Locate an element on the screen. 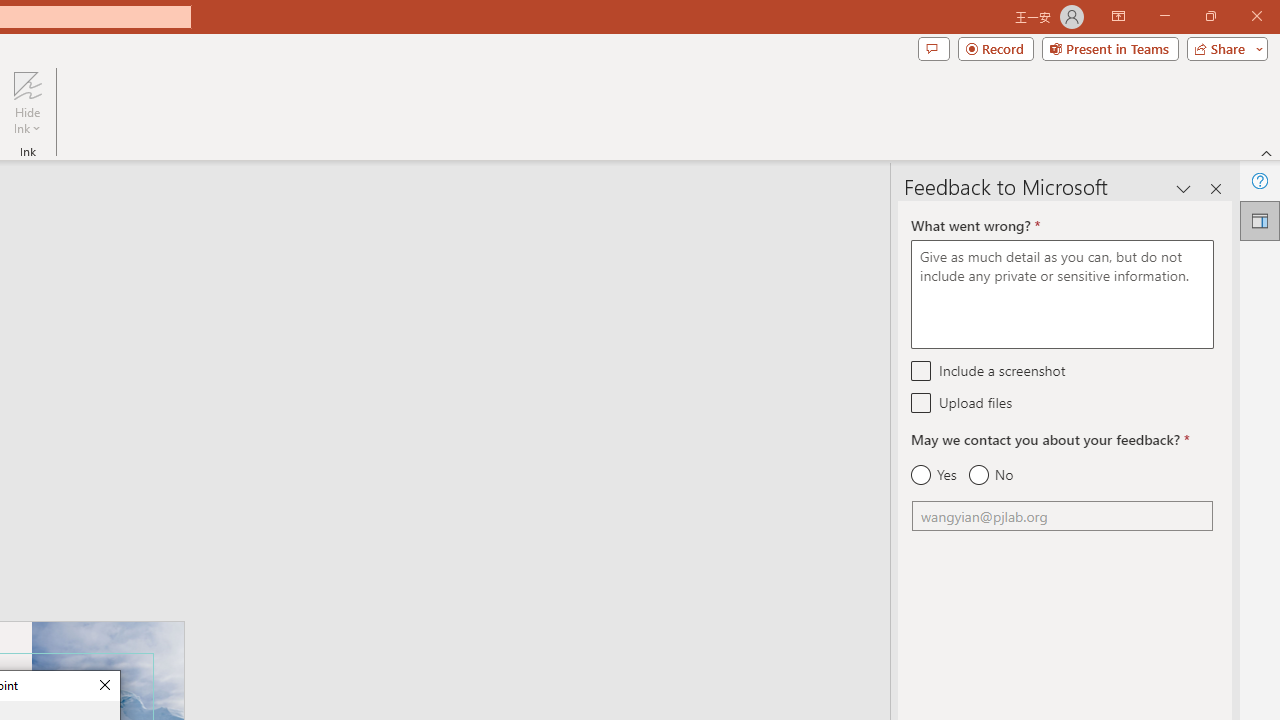 Image resolution: width=1280 pixels, height=720 pixels. 'Yes' is located at coordinates (933, 475).